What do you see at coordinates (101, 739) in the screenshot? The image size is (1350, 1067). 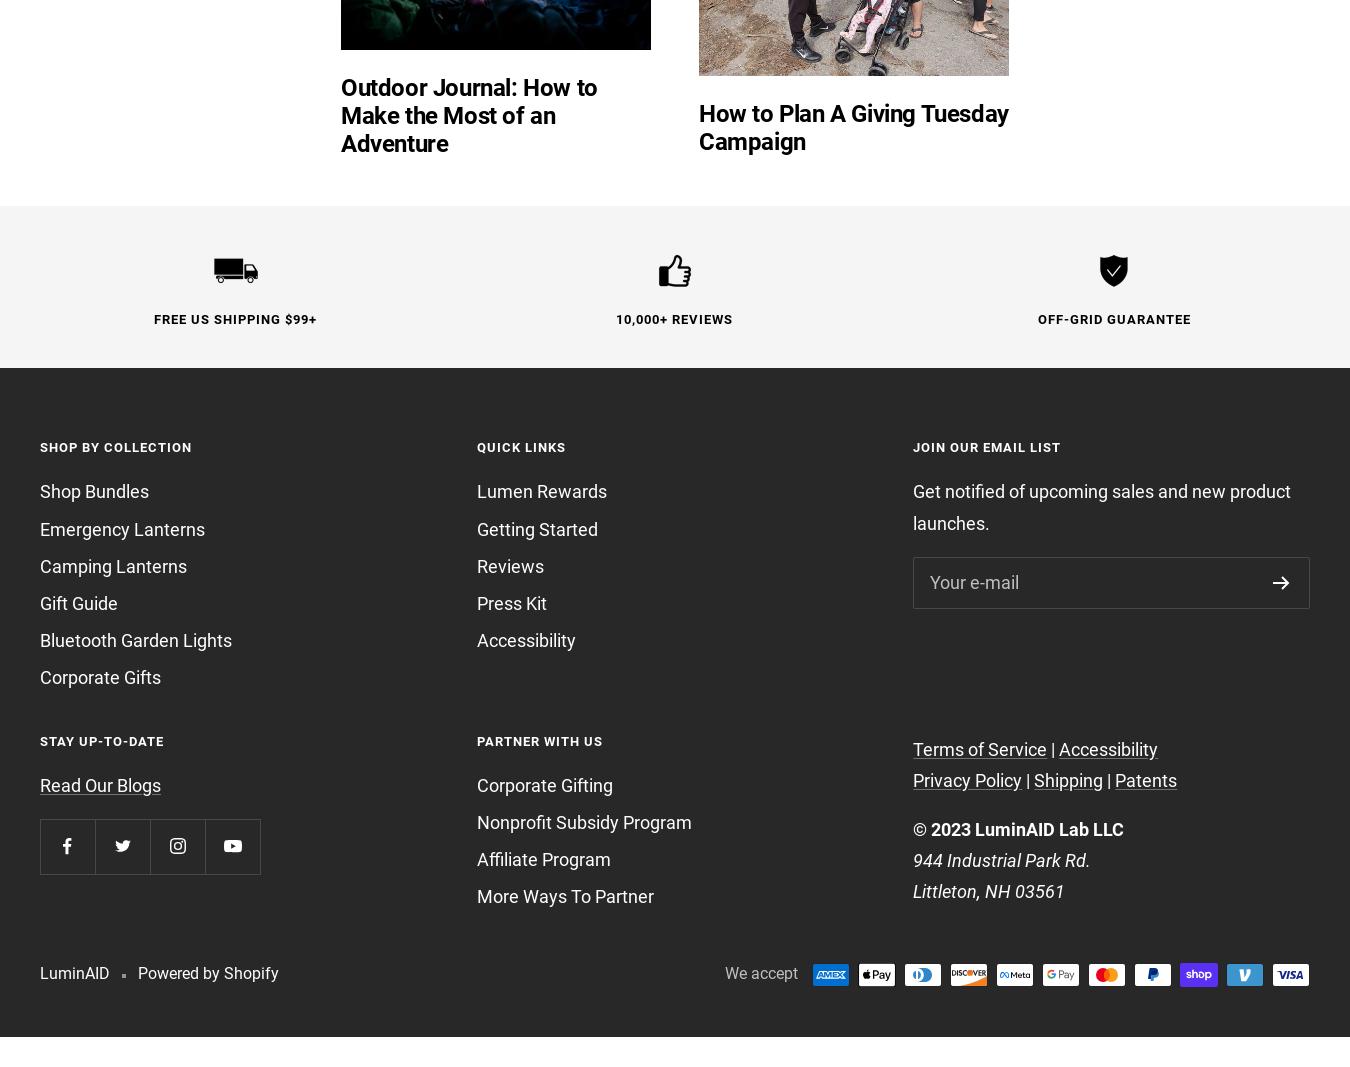 I see `'Stay Up-To-Date'` at bounding box center [101, 739].